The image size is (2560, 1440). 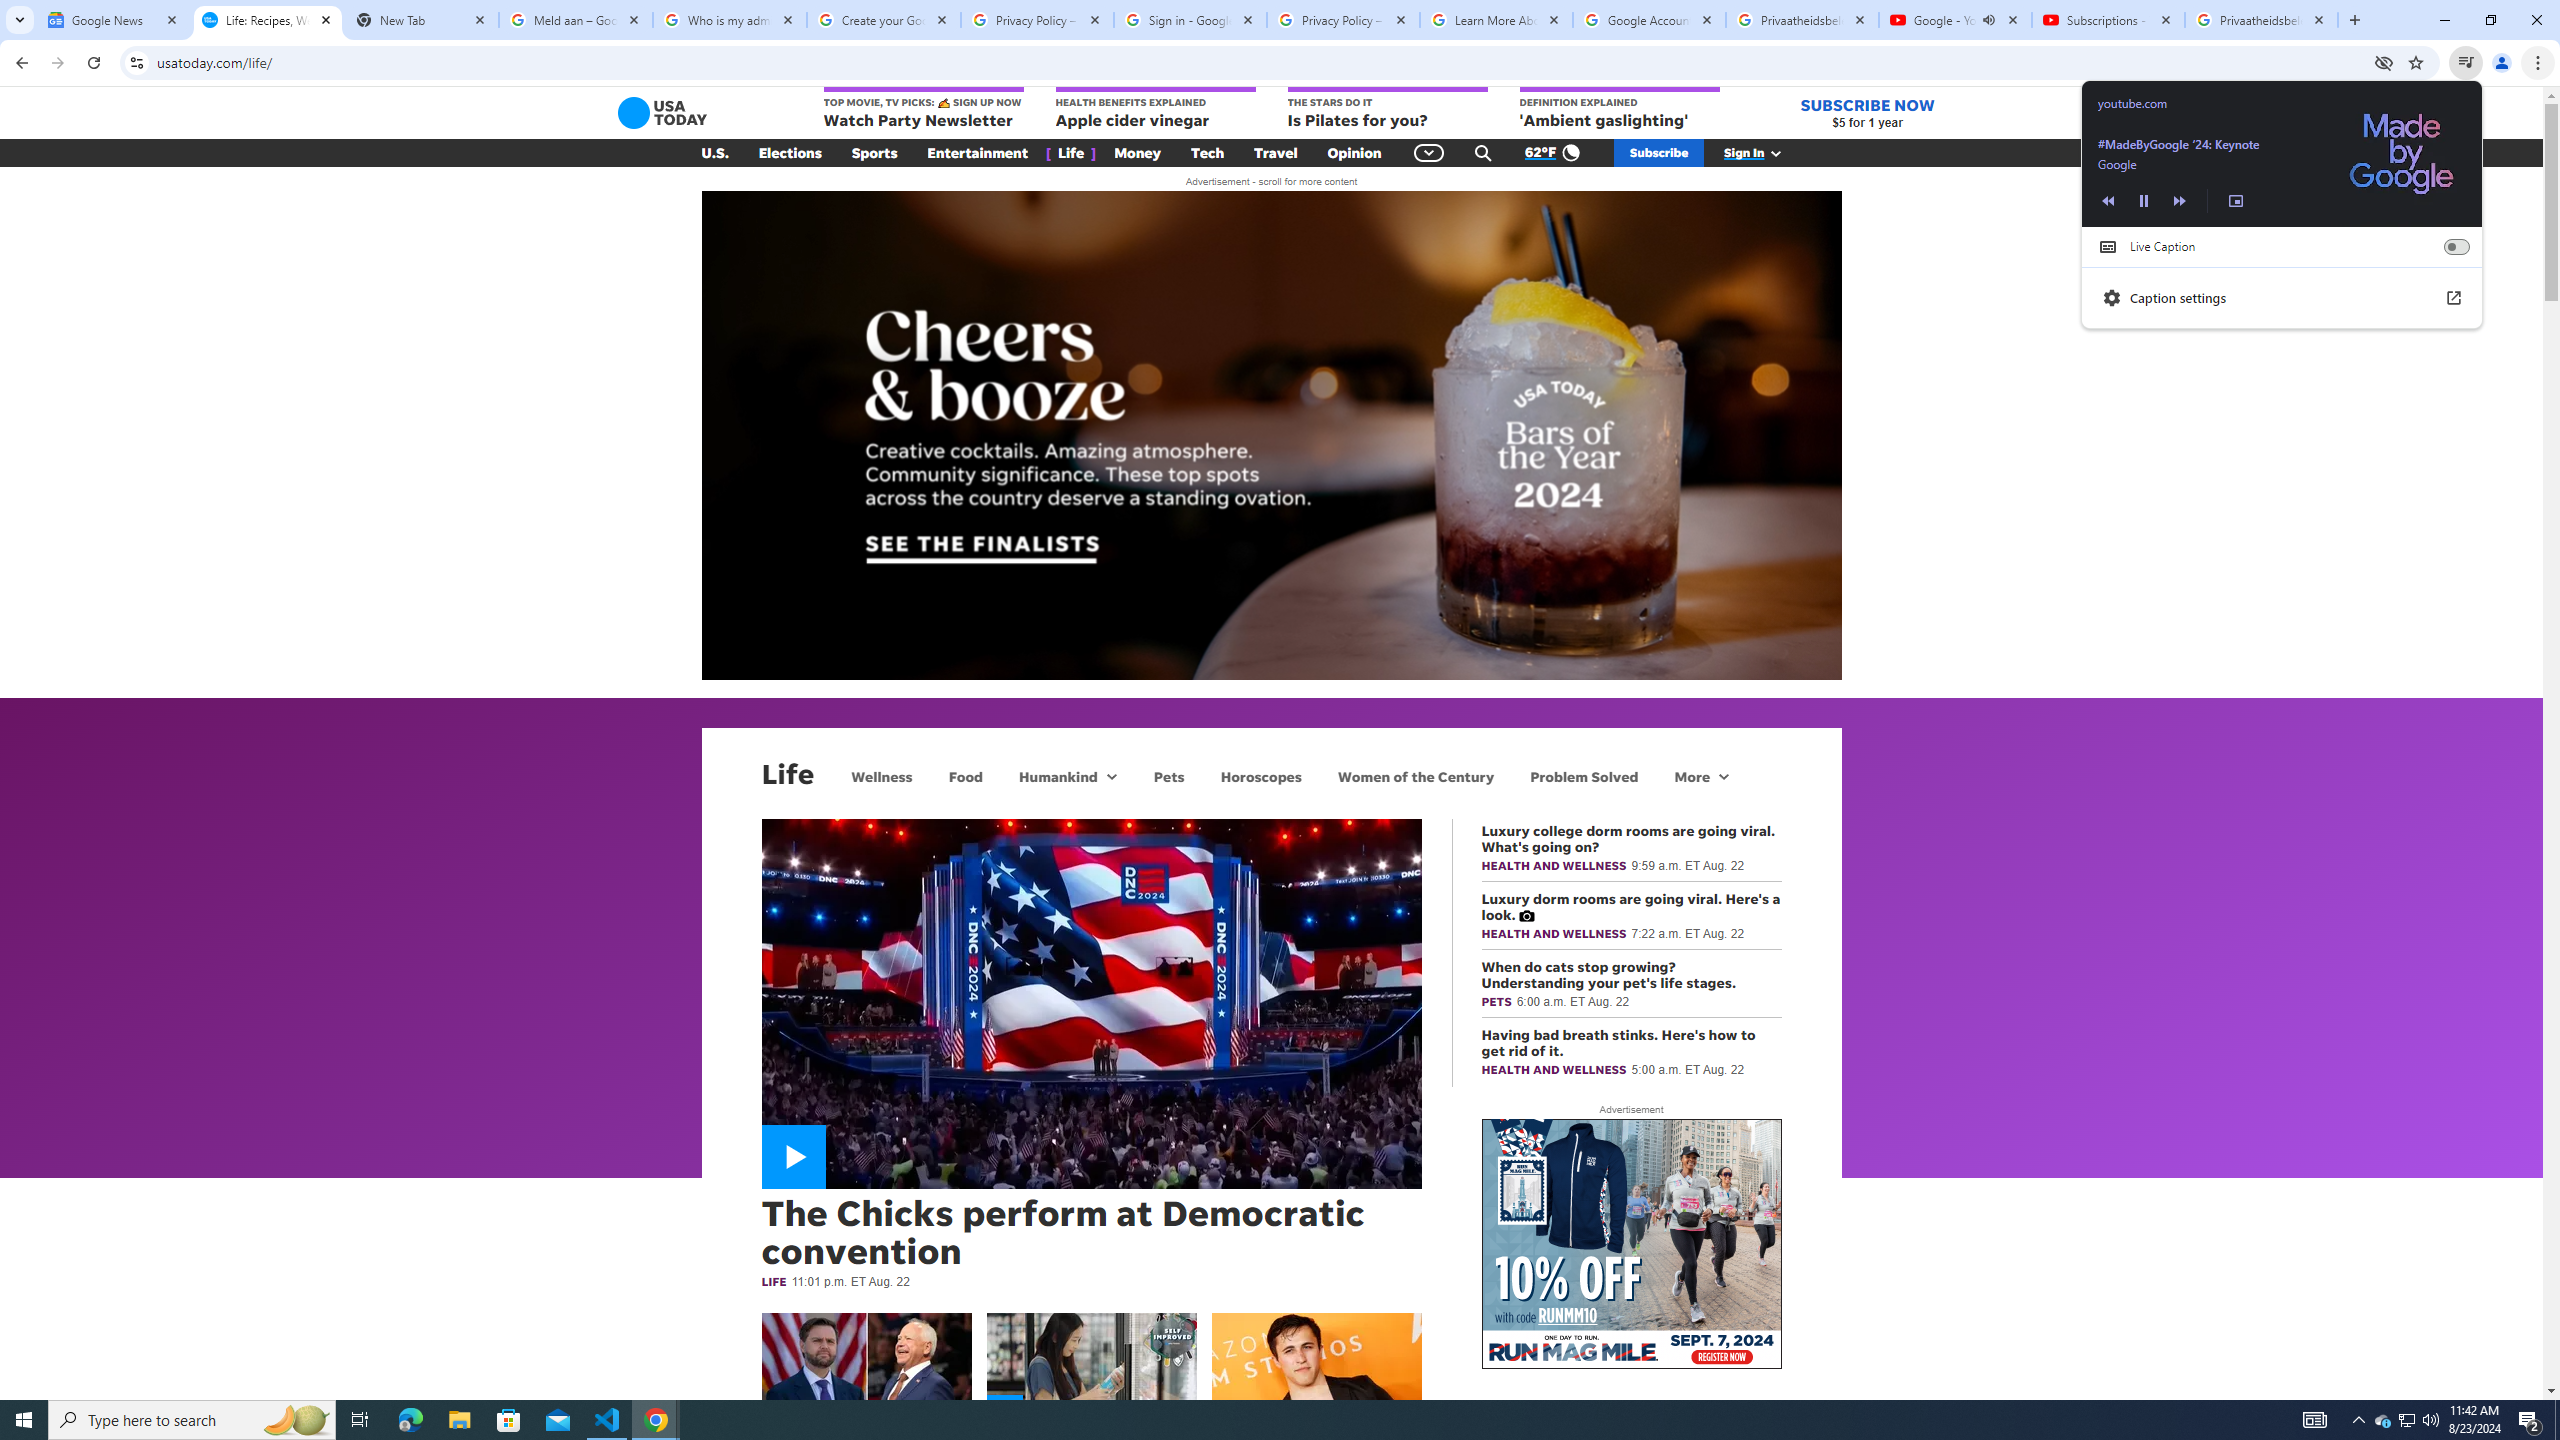 I want to click on 'Food', so click(x=966, y=775).